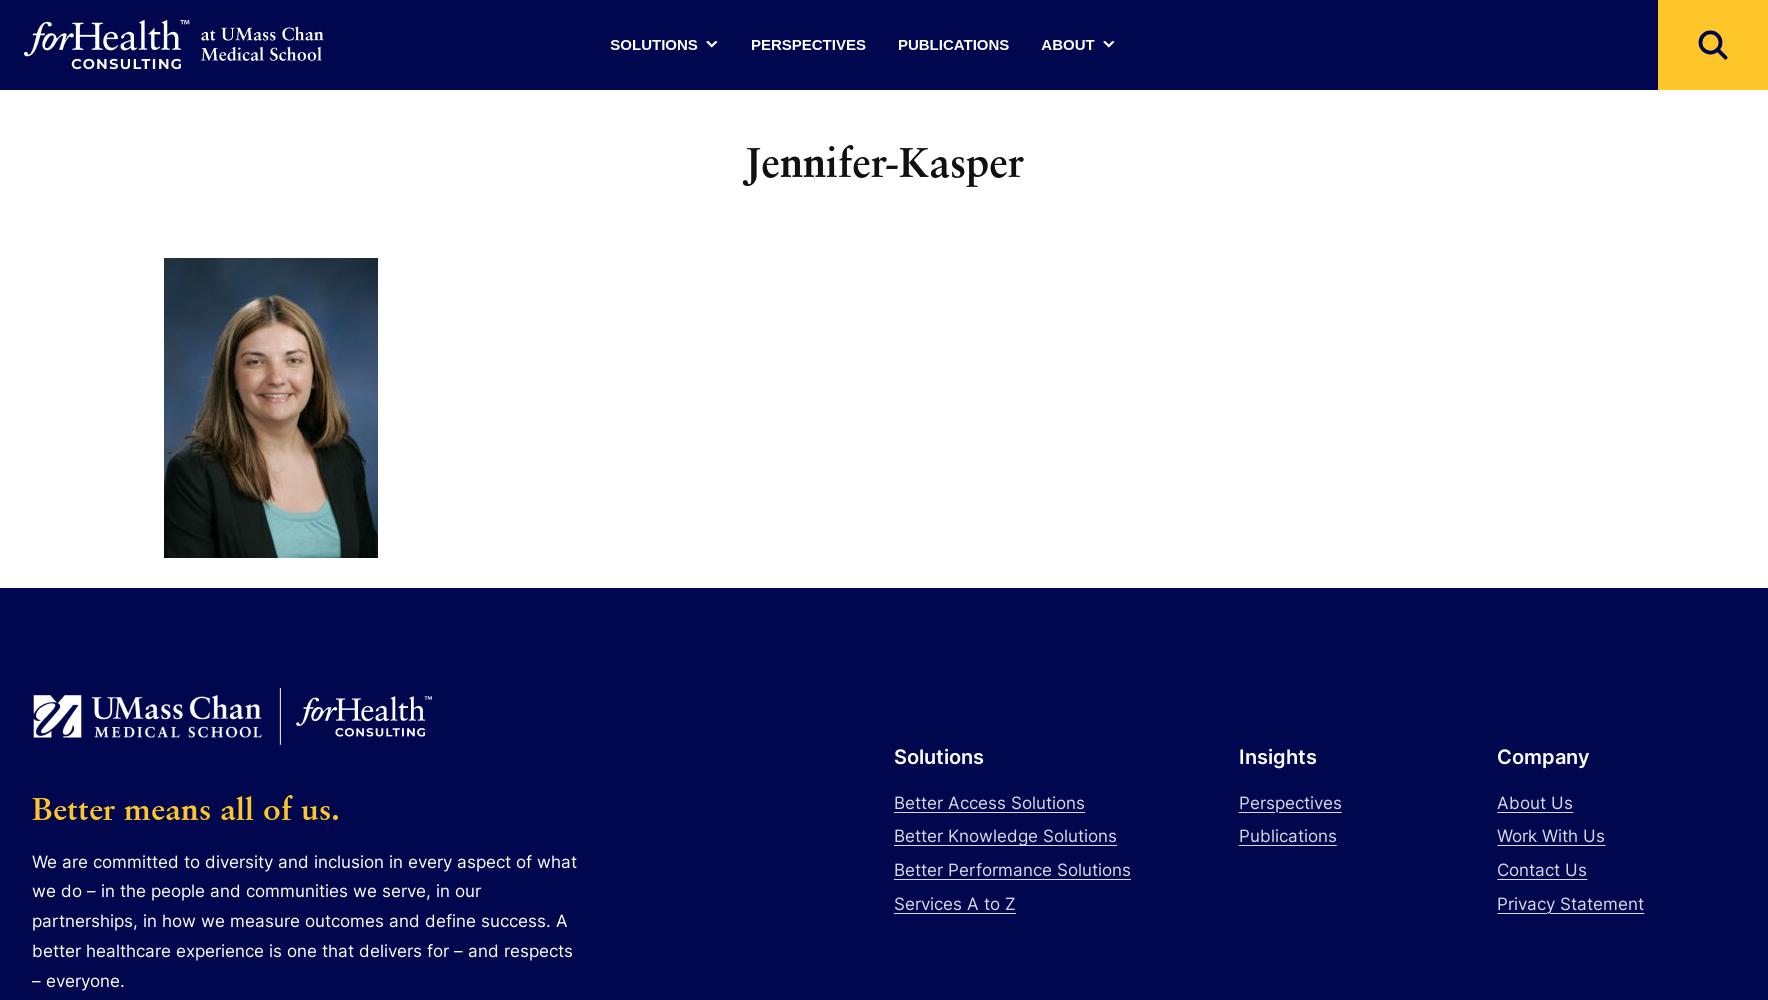 The image size is (1768, 1000). What do you see at coordinates (988, 802) in the screenshot?
I see `'Better Access Solutions'` at bounding box center [988, 802].